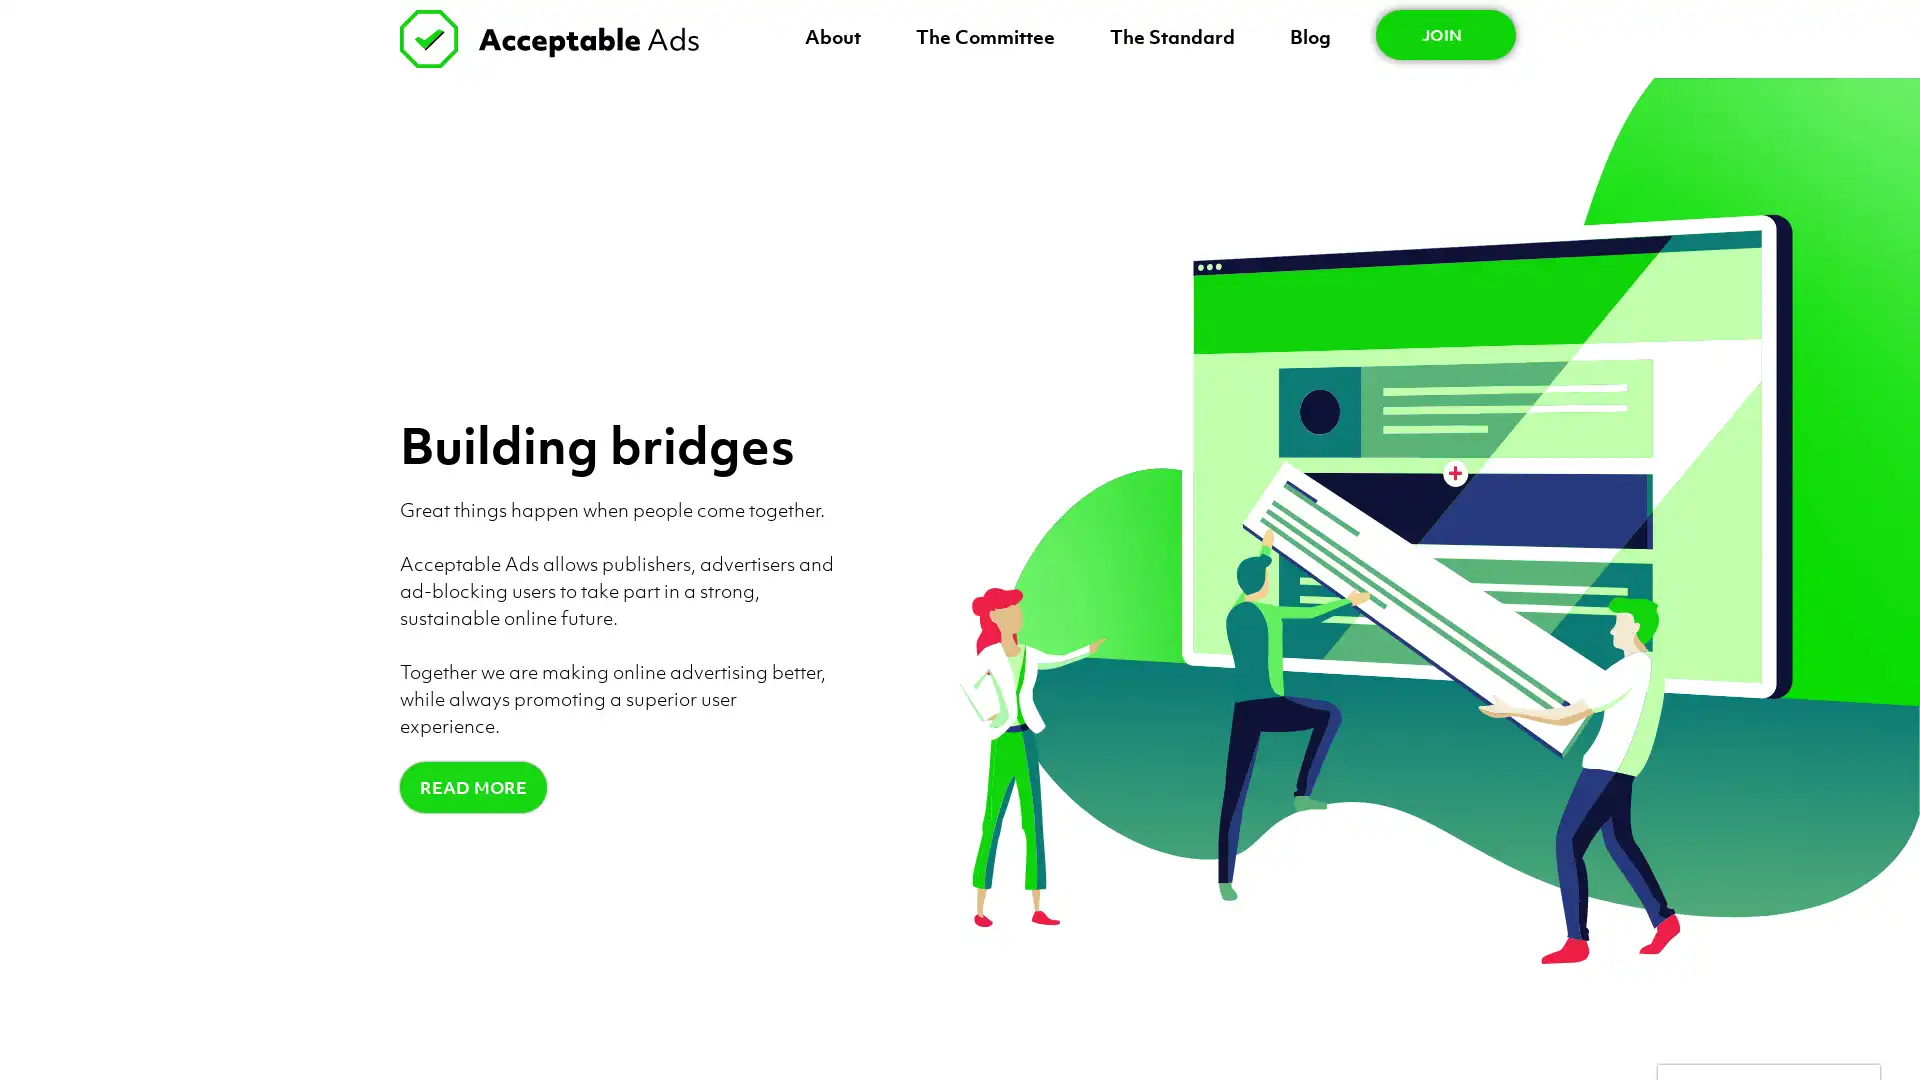 The image size is (1920, 1080). What do you see at coordinates (1444, 34) in the screenshot?
I see `JOIN` at bounding box center [1444, 34].